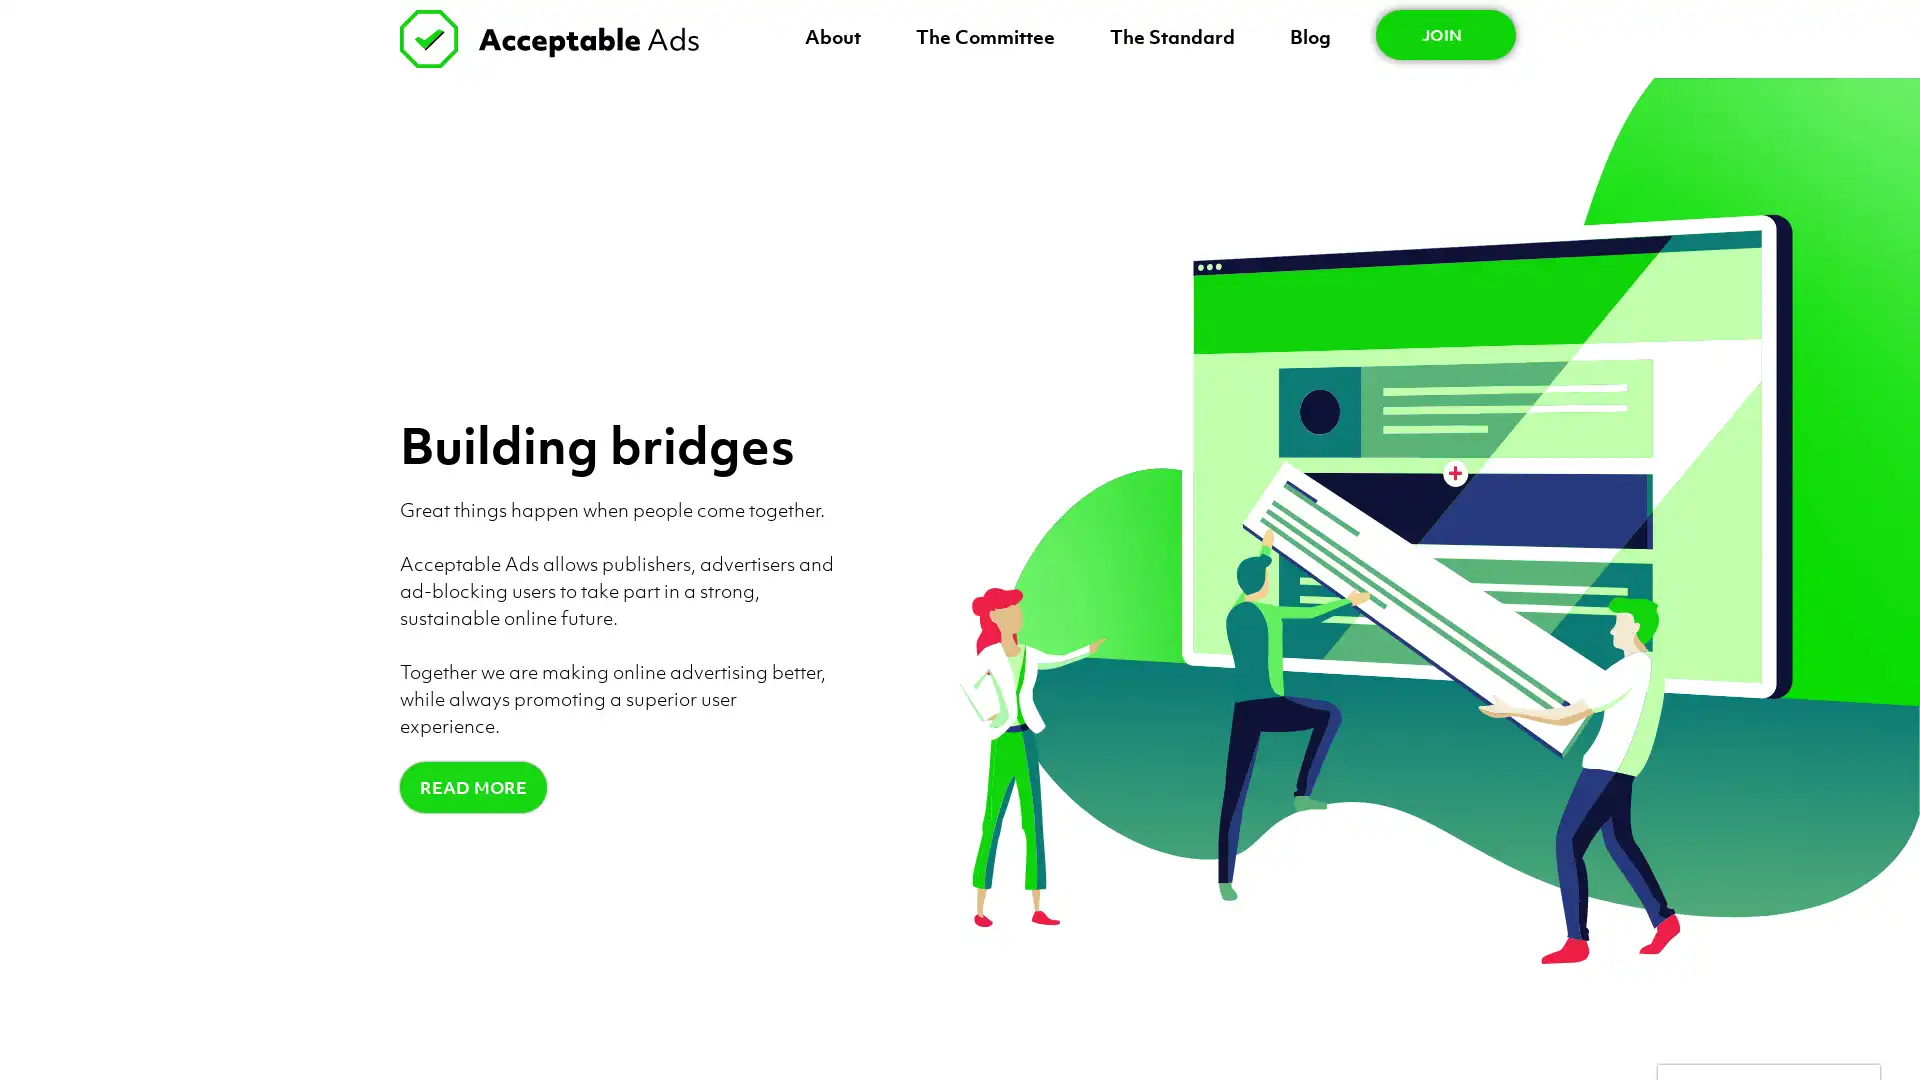 The image size is (1920, 1080). What do you see at coordinates (1444, 34) in the screenshot?
I see `JOIN` at bounding box center [1444, 34].